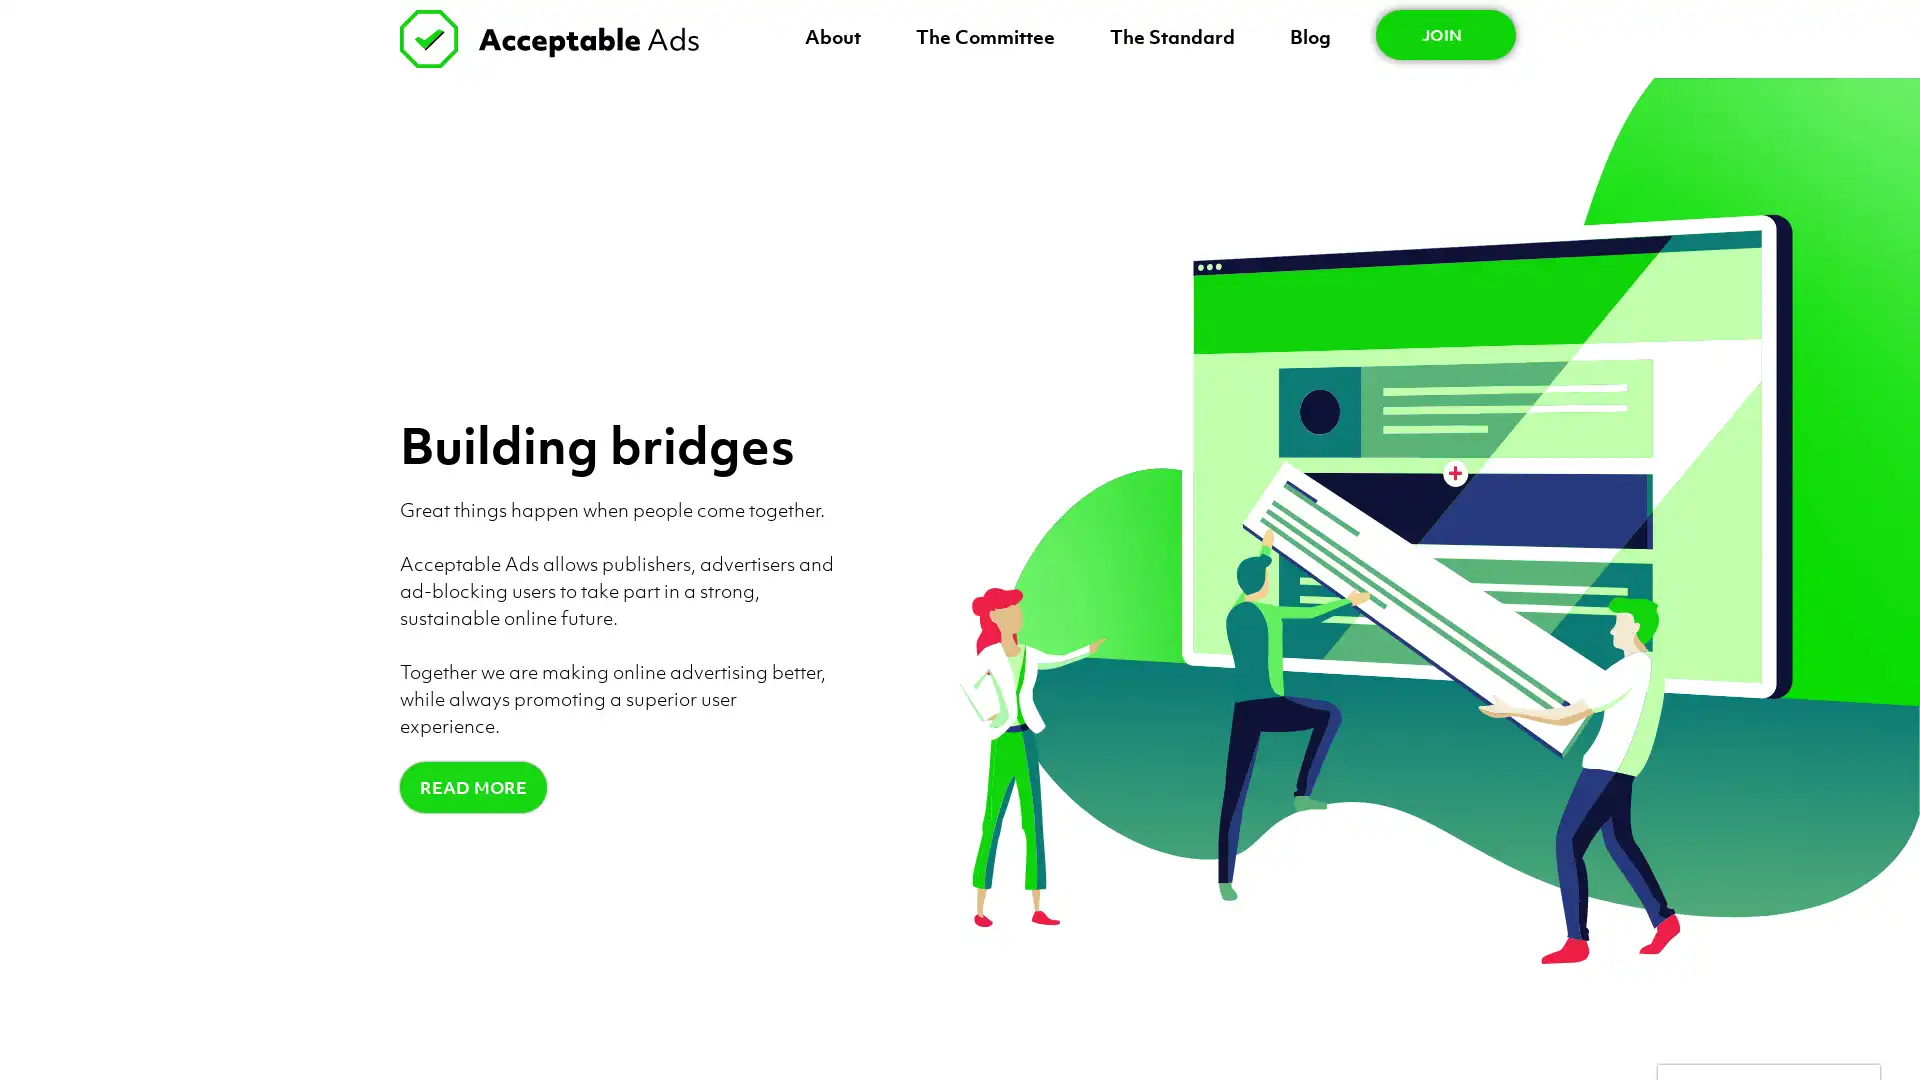 The image size is (1920, 1080). What do you see at coordinates (1444, 34) in the screenshot?
I see `JOIN` at bounding box center [1444, 34].